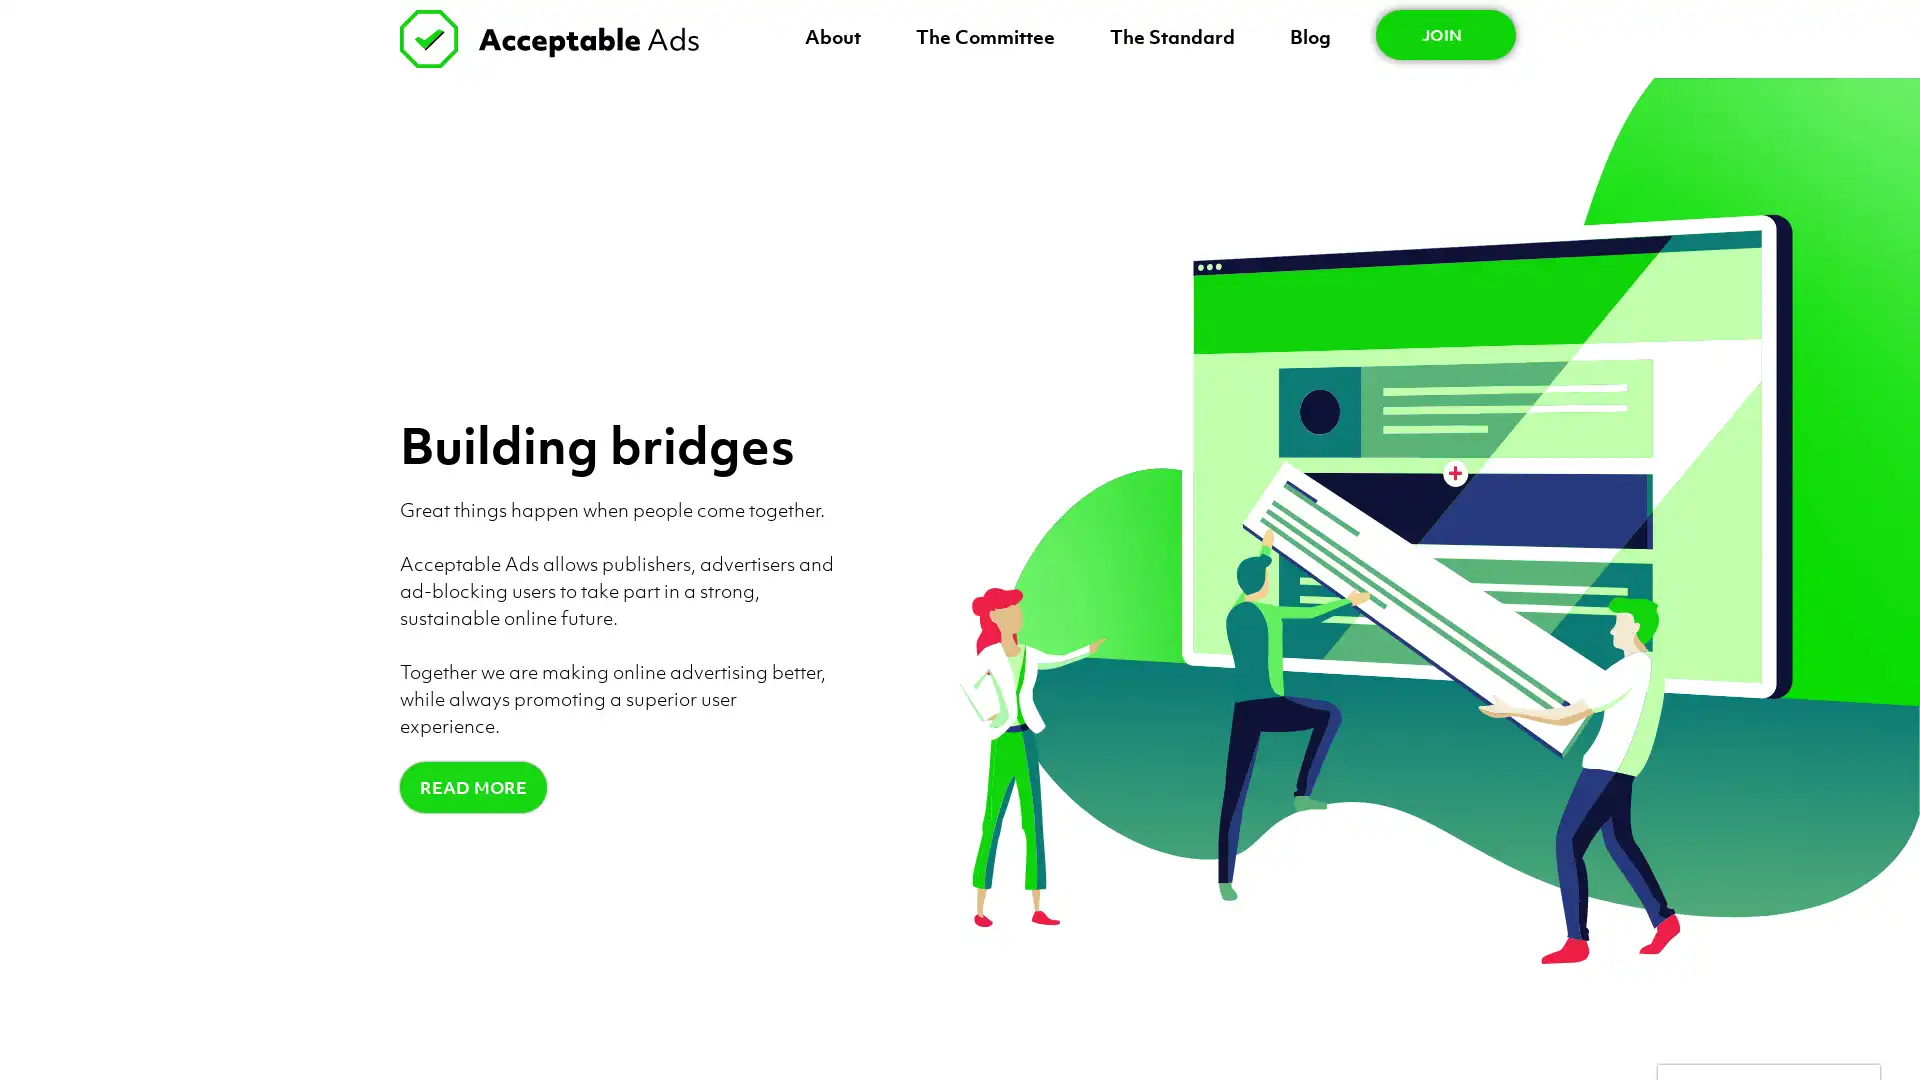 The image size is (1920, 1080). What do you see at coordinates (1444, 34) in the screenshot?
I see `JOIN` at bounding box center [1444, 34].